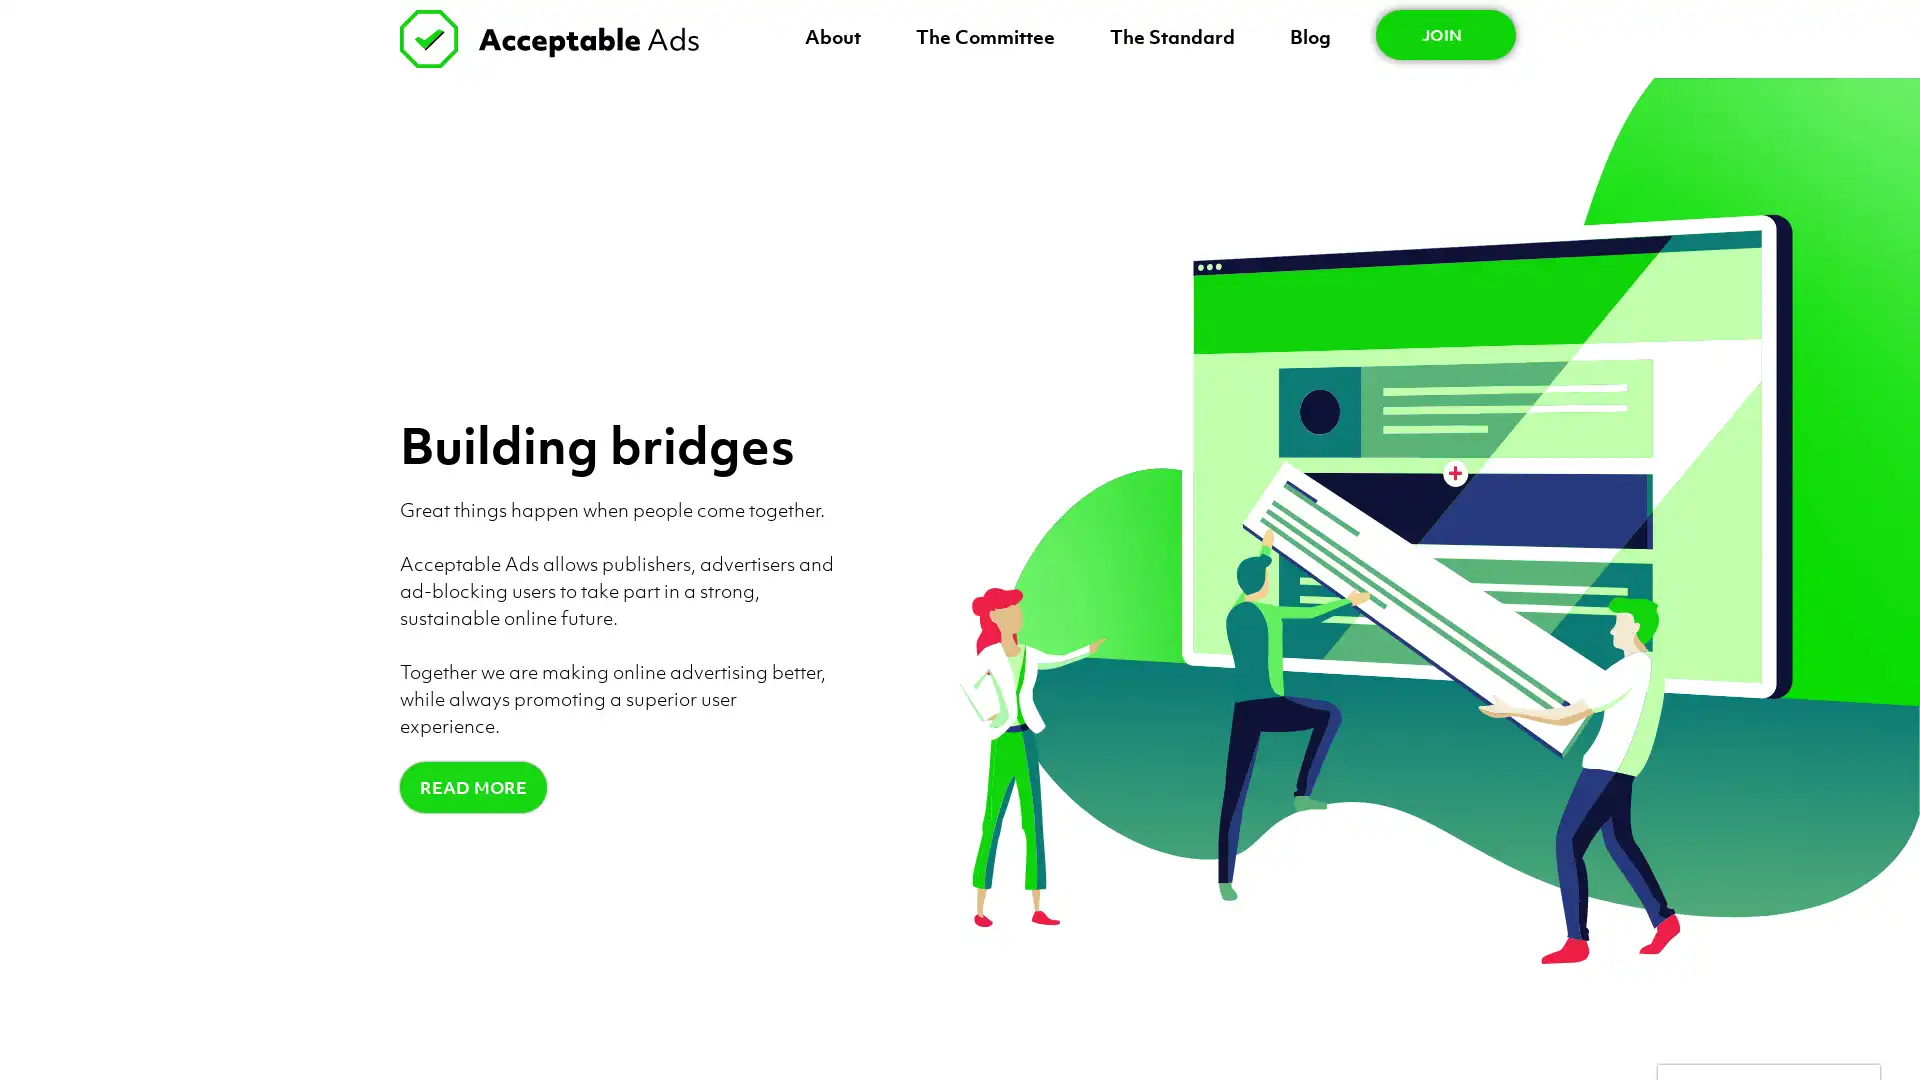 The image size is (1920, 1080). What do you see at coordinates (1444, 34) in the screenshot?
I see `JOIN` at bounding box center [1444, 34].